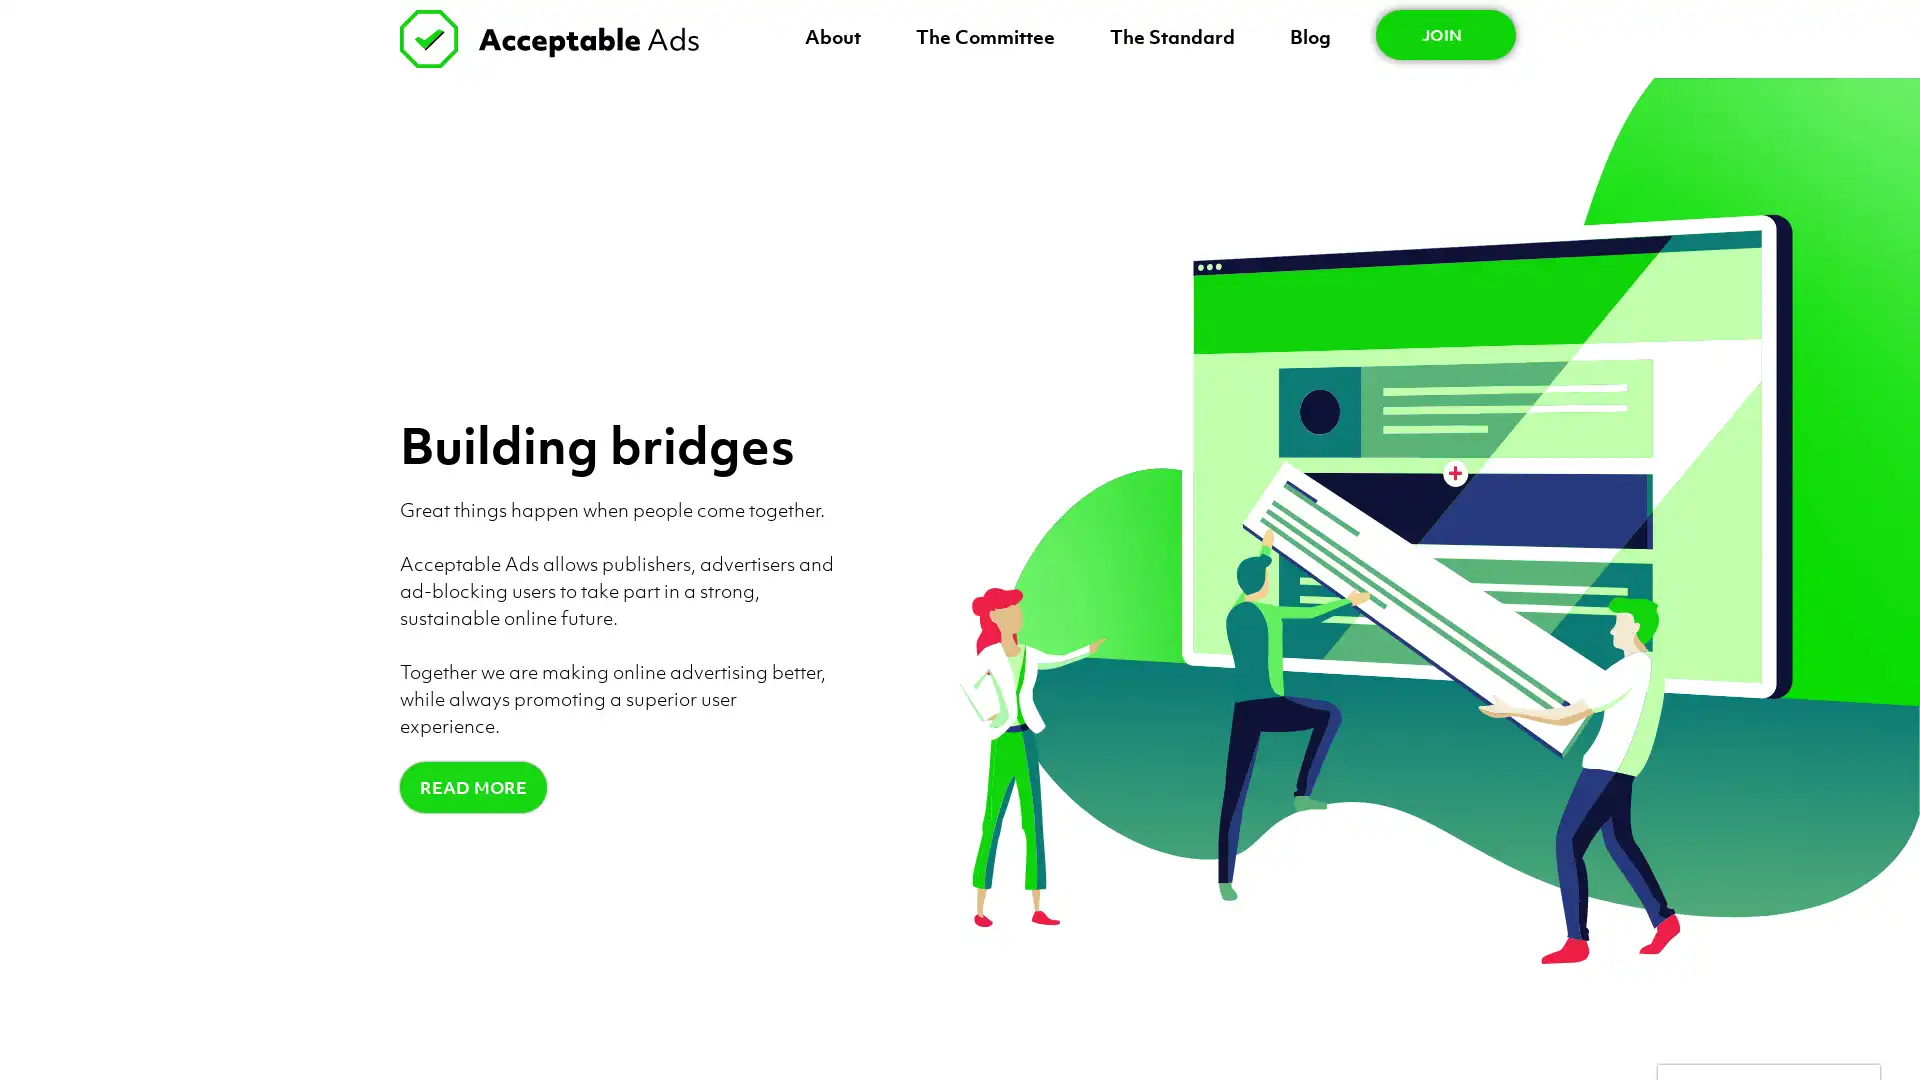 The image size is (1920, 1080). What do you see at coordinates (1444, 34) in the screenshot?
I see `JOIN` at bounding box center [1444, 34].